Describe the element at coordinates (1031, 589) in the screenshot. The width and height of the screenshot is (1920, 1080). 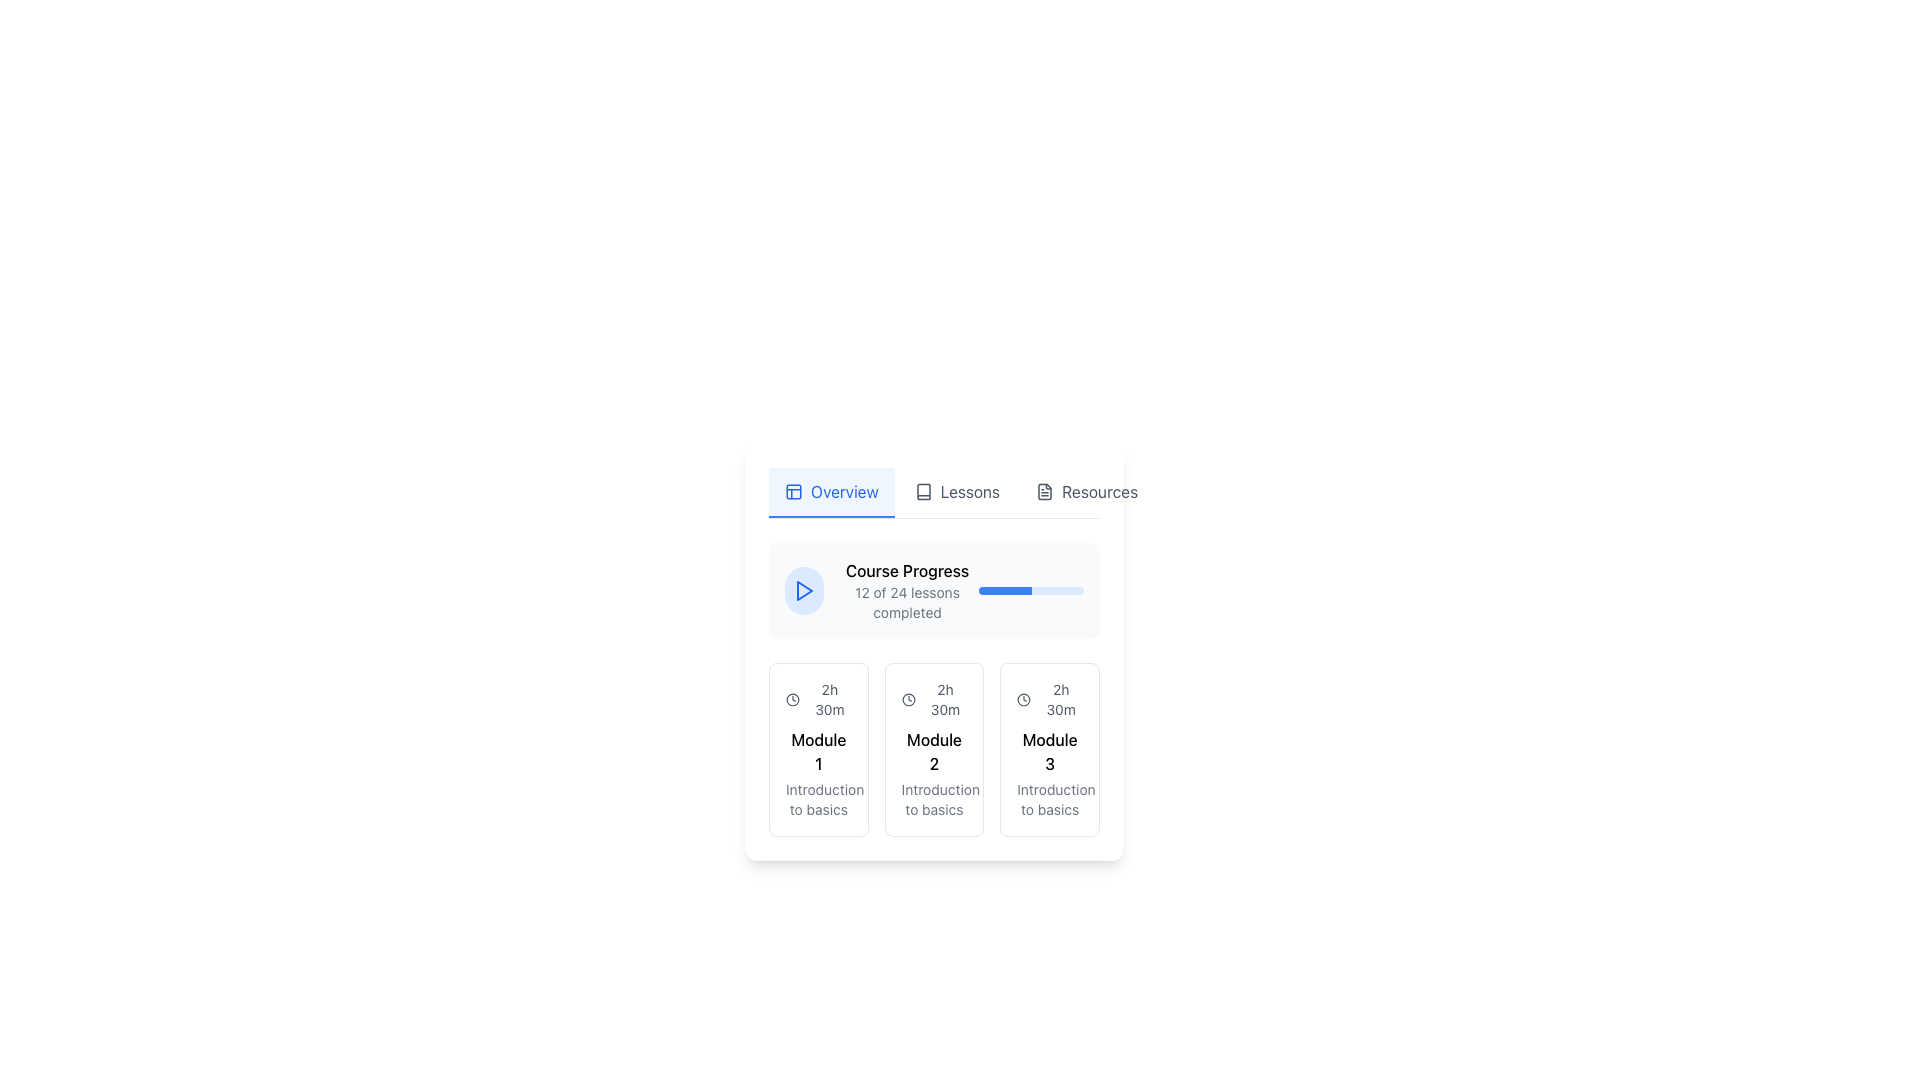
I see `the progress representation by focusing on the progress bar that visually indicates the completion percentage of the course, located below the text '12 of 24 lessons completed'` at that location.